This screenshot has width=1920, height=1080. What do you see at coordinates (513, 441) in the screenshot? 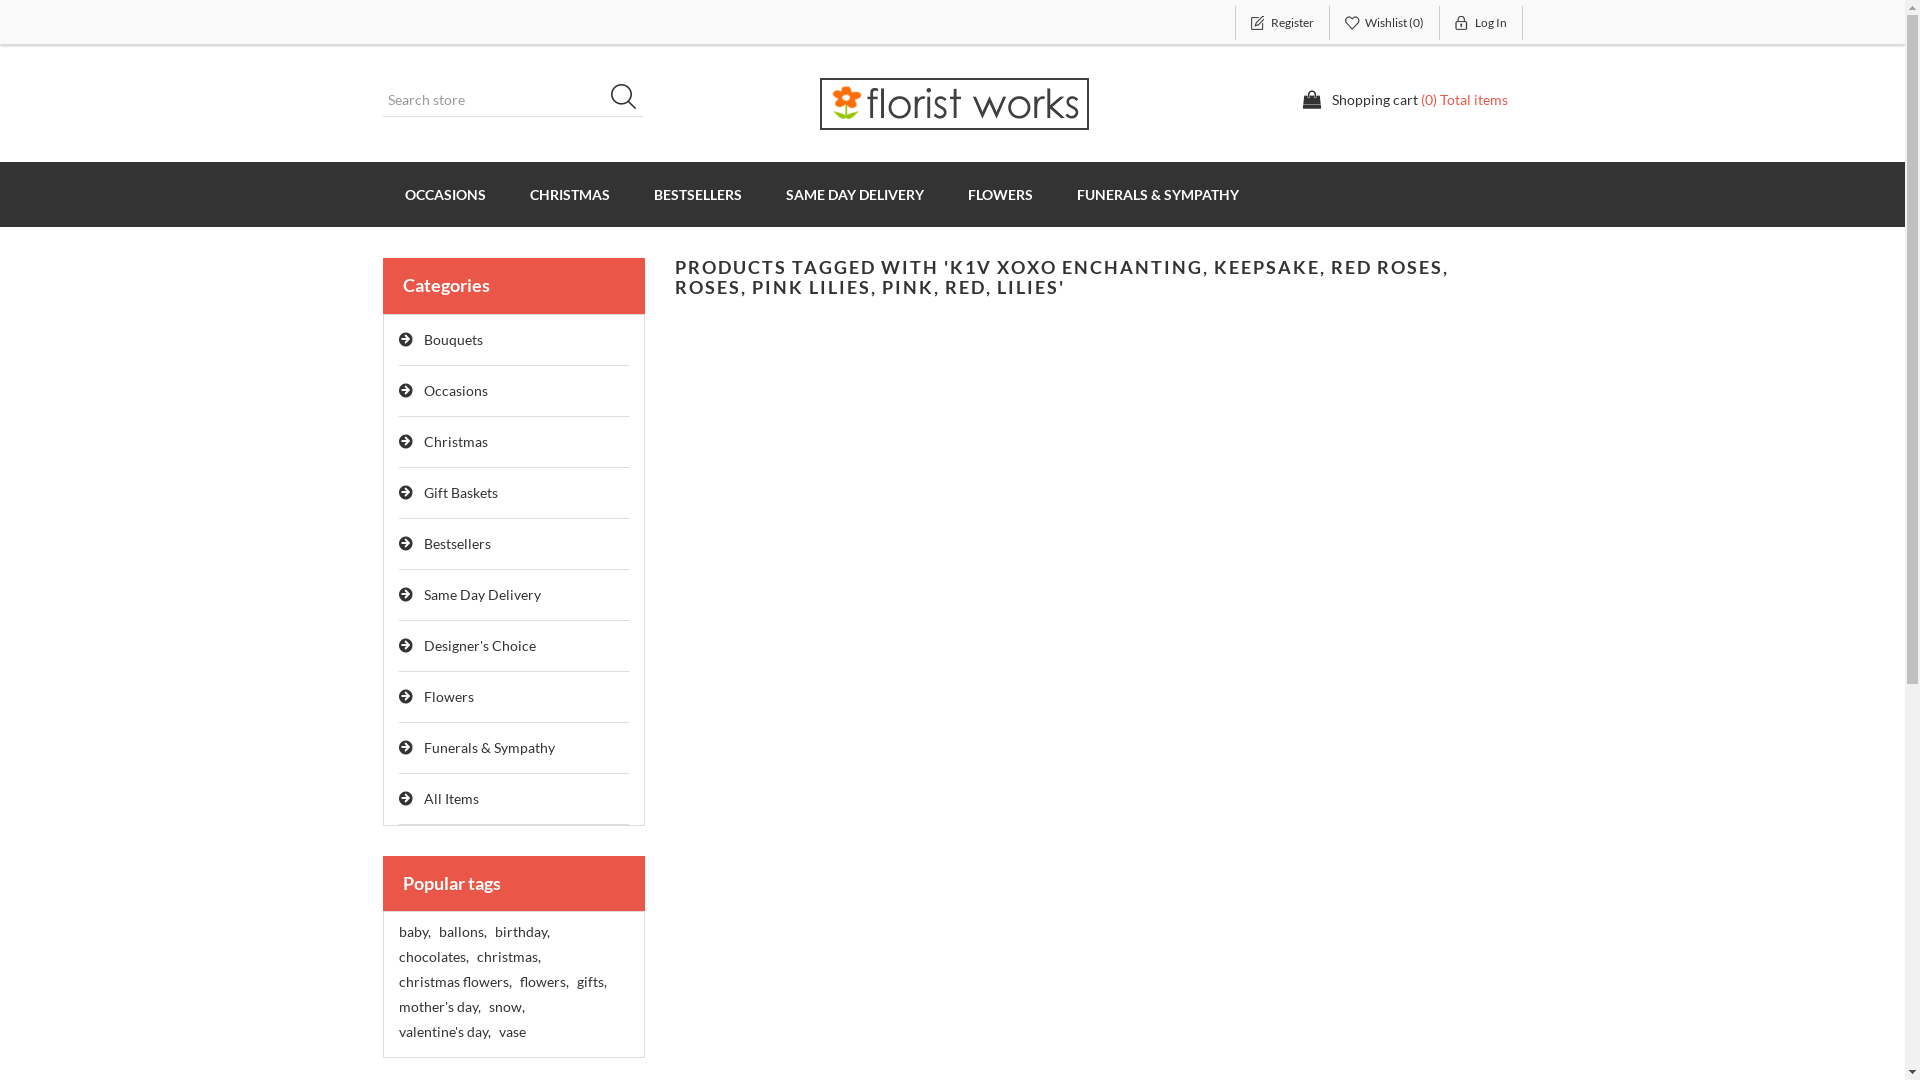
I see `'Christmas'` at bounding box center [513, 441].